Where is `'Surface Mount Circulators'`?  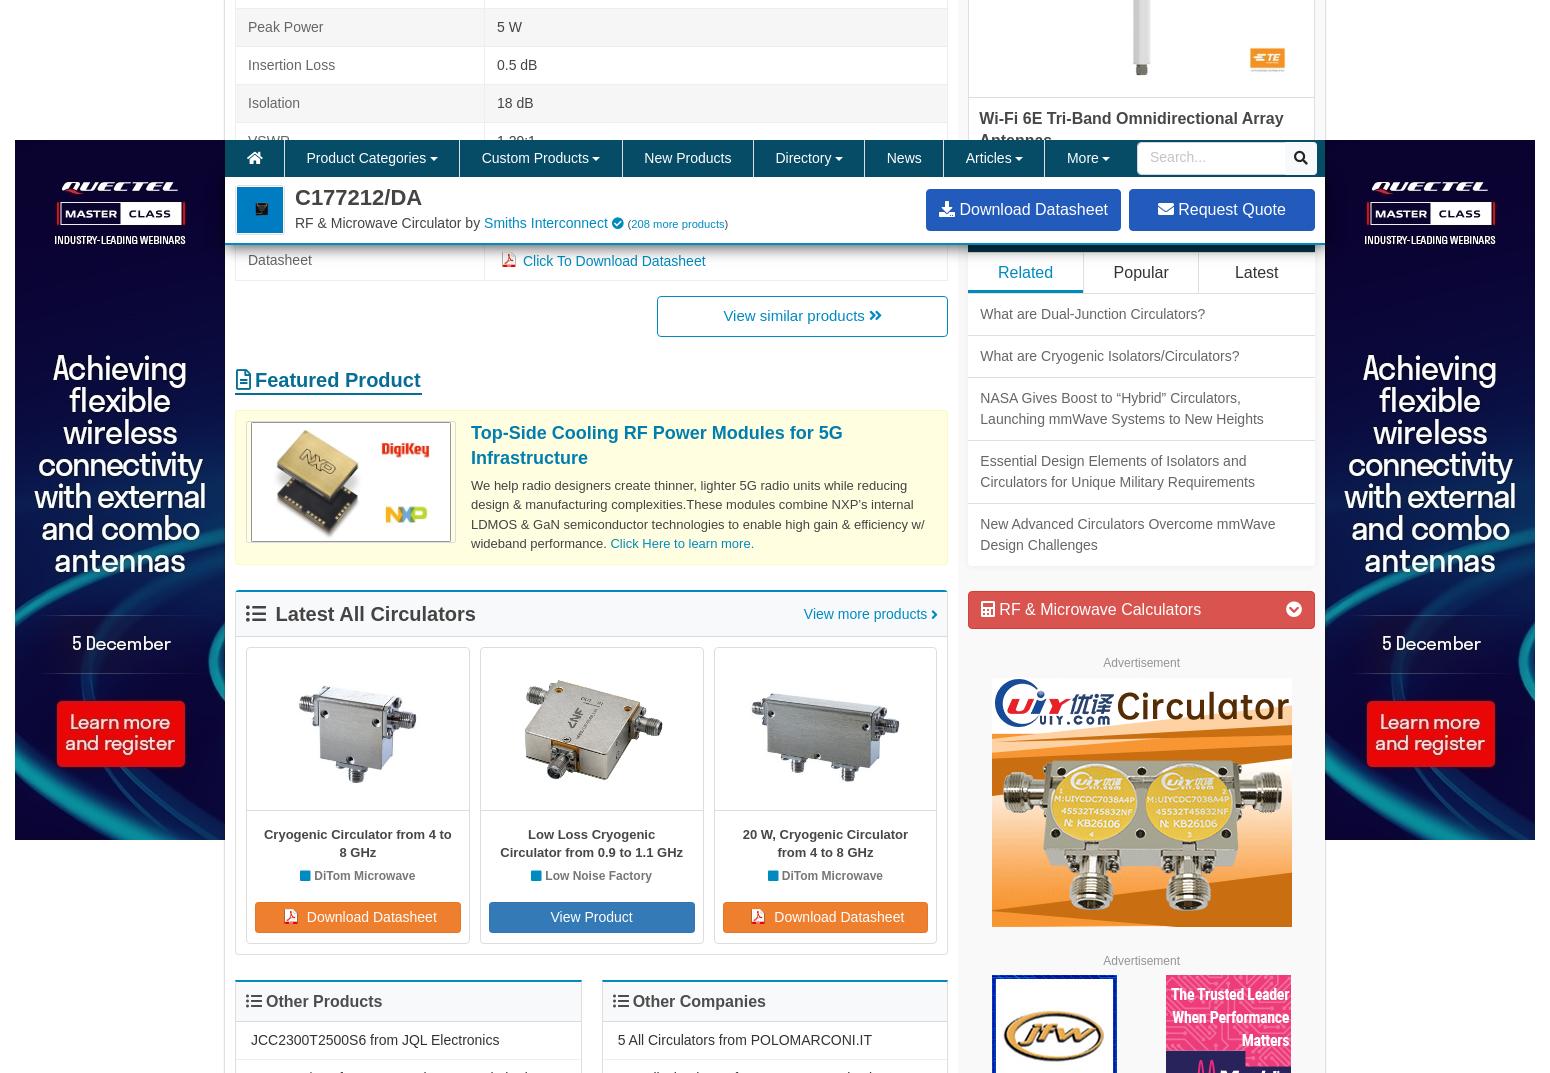 'Surface Mount Circulators' is located at coordinates (341, 225).